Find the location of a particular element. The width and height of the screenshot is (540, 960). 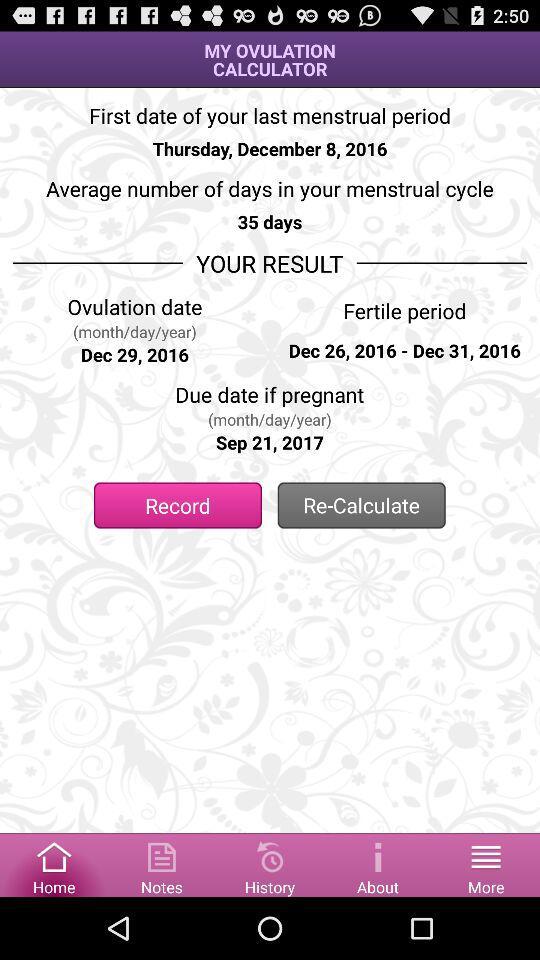

the home page is located at coordinates (54, 863).